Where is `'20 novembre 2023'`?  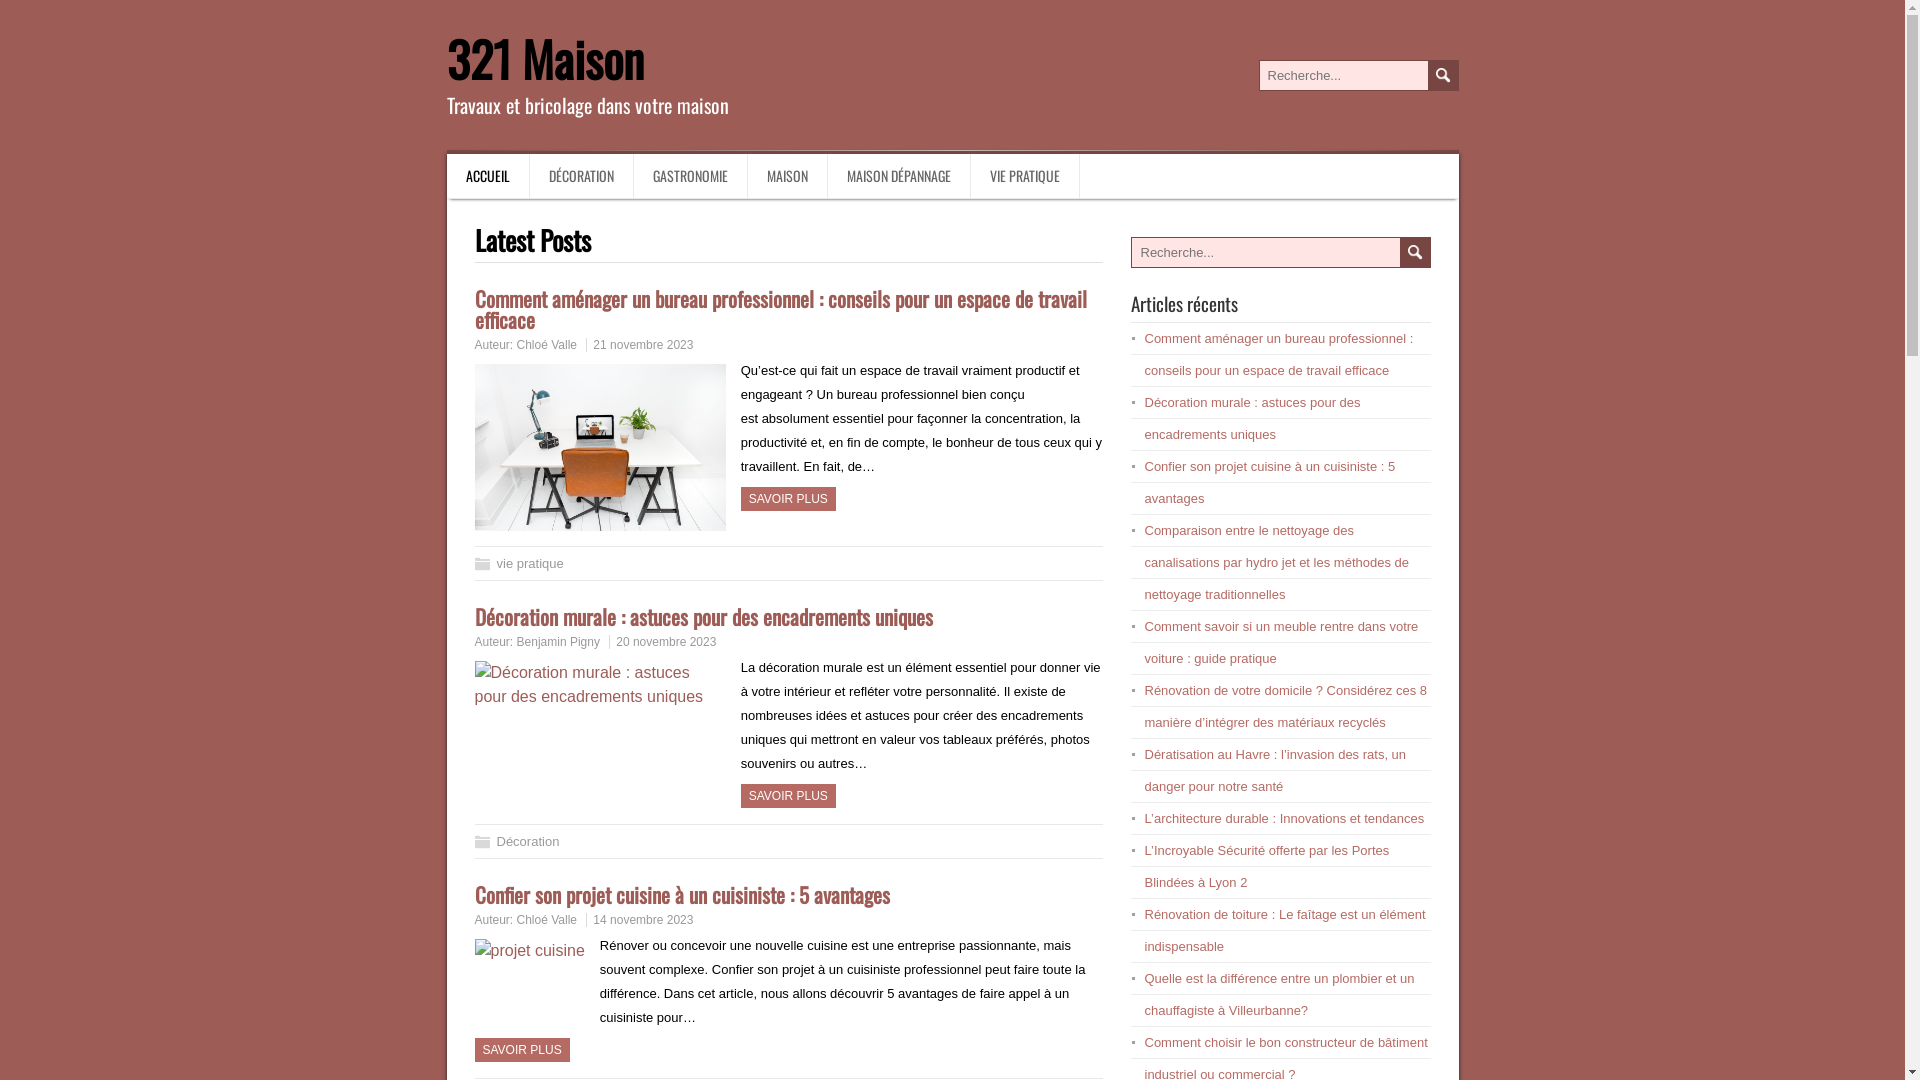 '20 novembre 2023' is located at coordinates (614, 641).